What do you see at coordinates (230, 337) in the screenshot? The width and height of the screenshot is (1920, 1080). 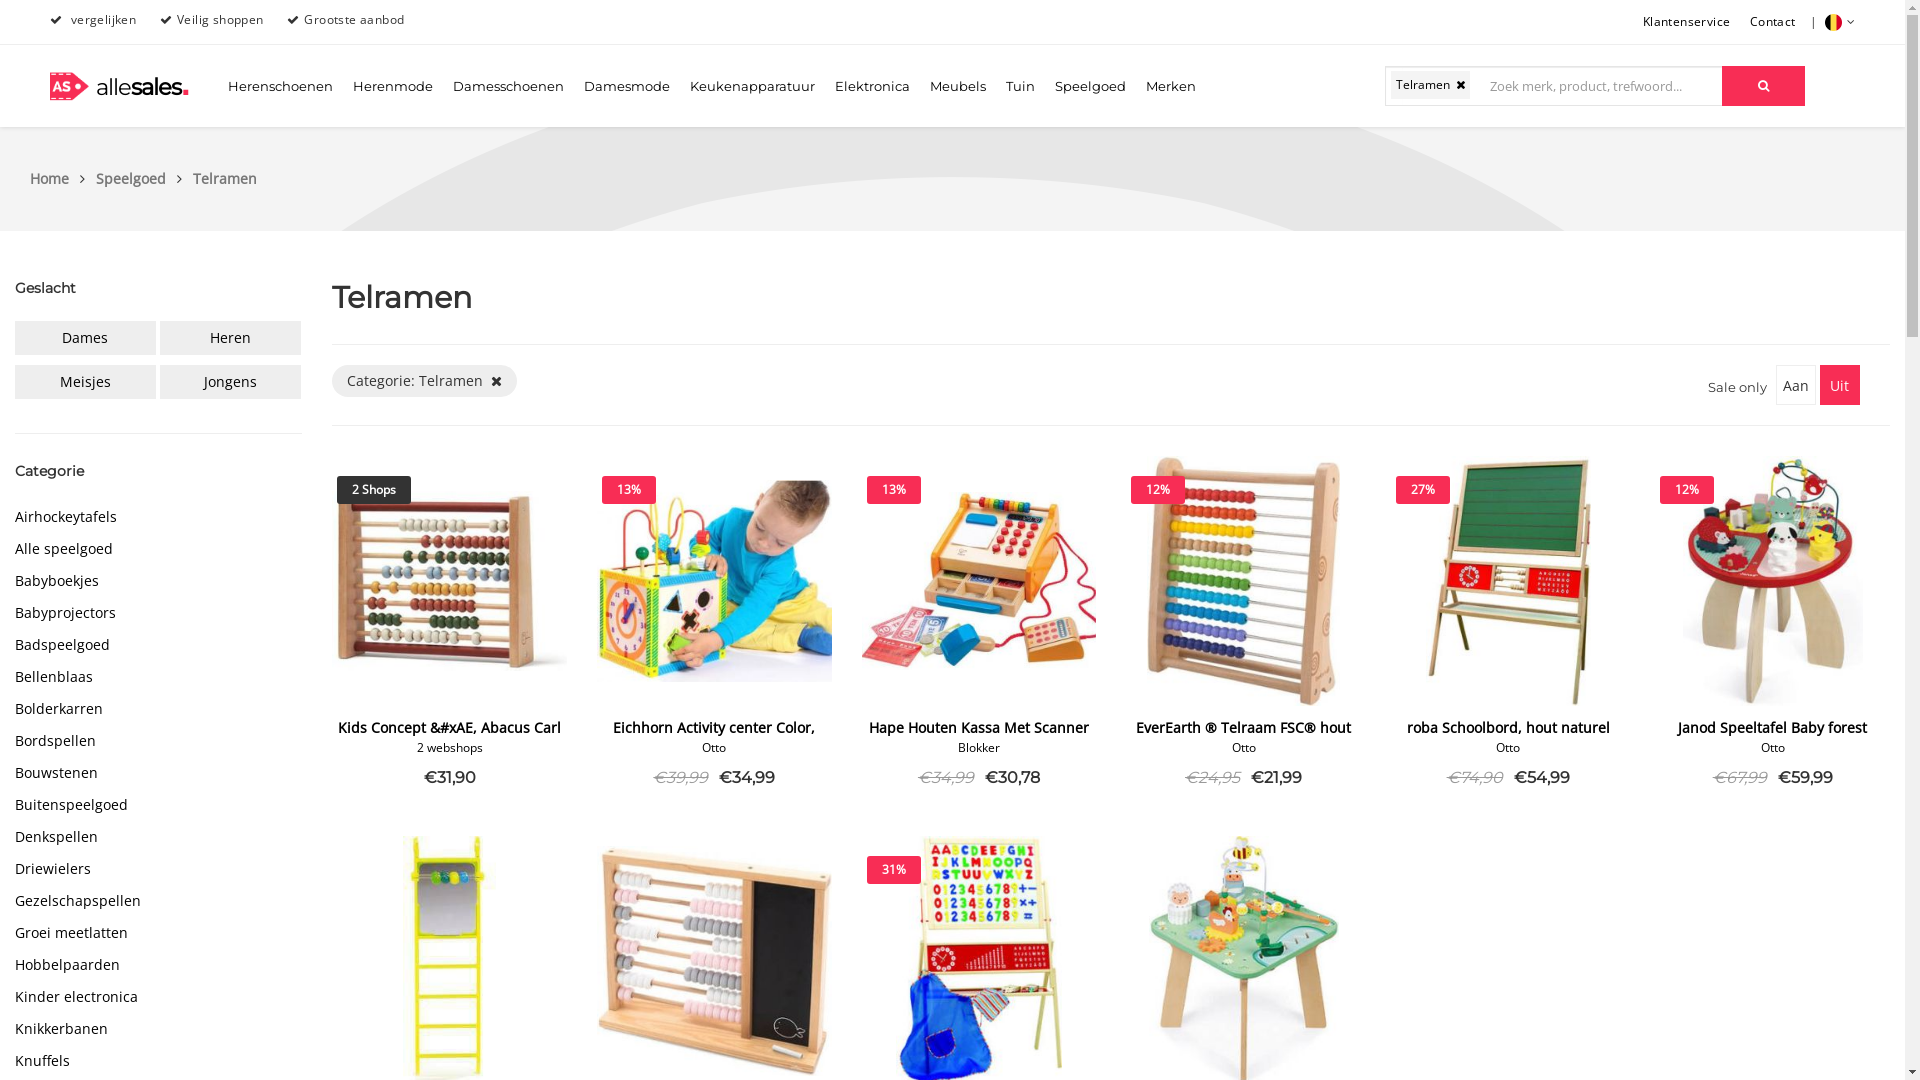 I see `'Heren'` at bounding box center [230, 337].